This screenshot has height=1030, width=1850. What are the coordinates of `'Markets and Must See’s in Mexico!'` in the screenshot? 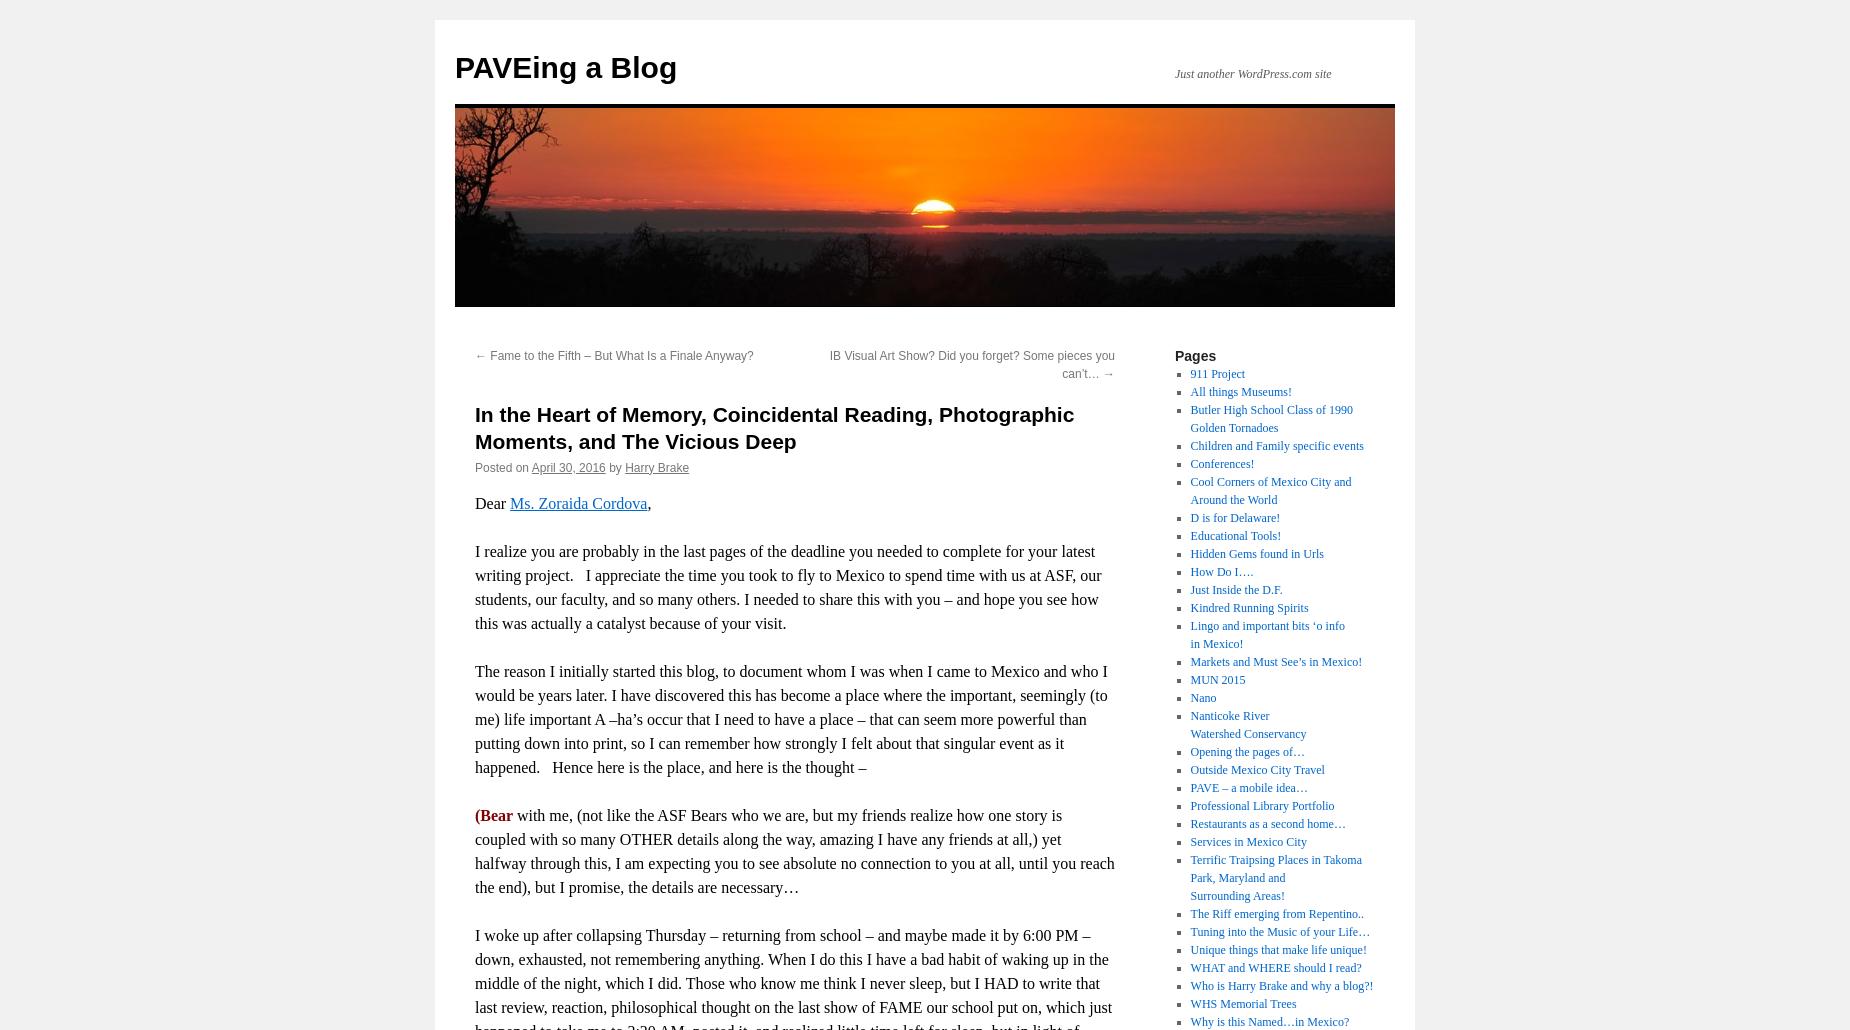 It's located at (1274, 660).